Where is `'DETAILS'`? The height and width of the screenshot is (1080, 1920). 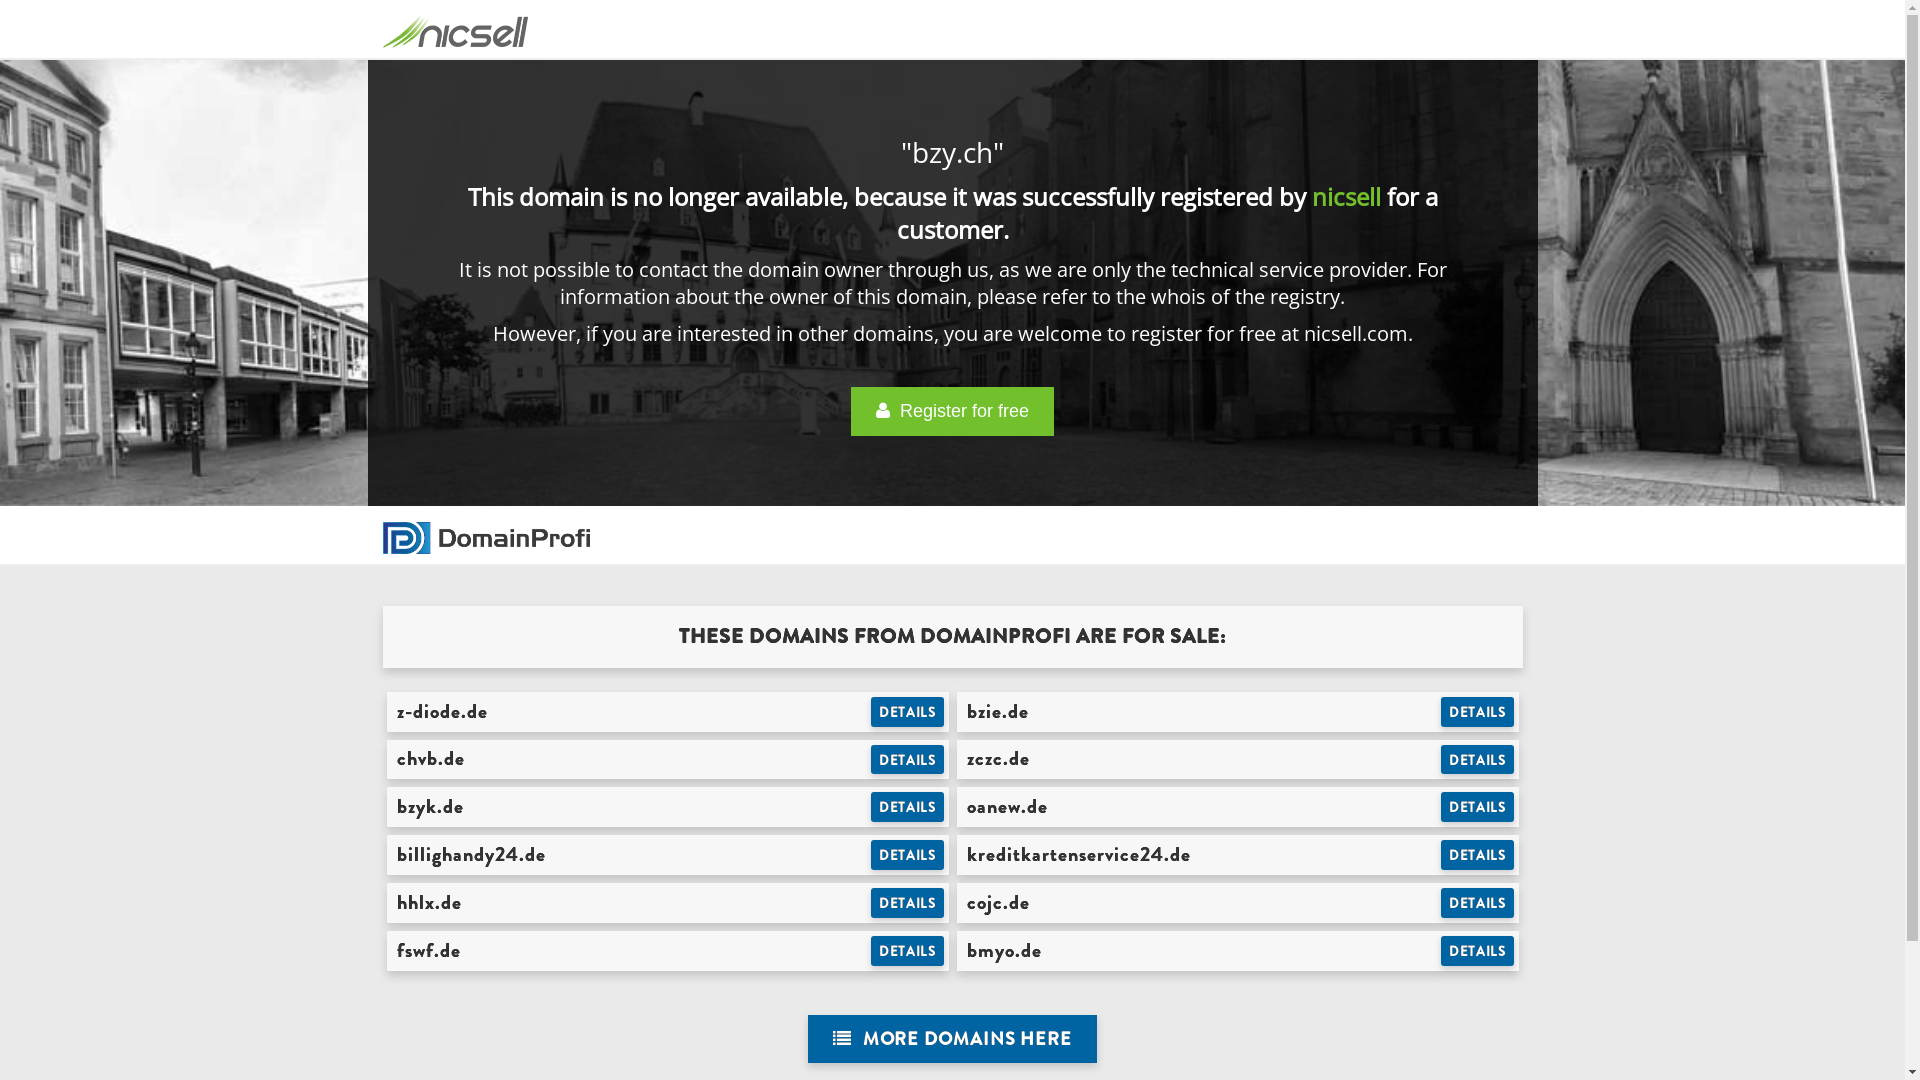 'DETAILS' is located at coordinates (1477, 902).